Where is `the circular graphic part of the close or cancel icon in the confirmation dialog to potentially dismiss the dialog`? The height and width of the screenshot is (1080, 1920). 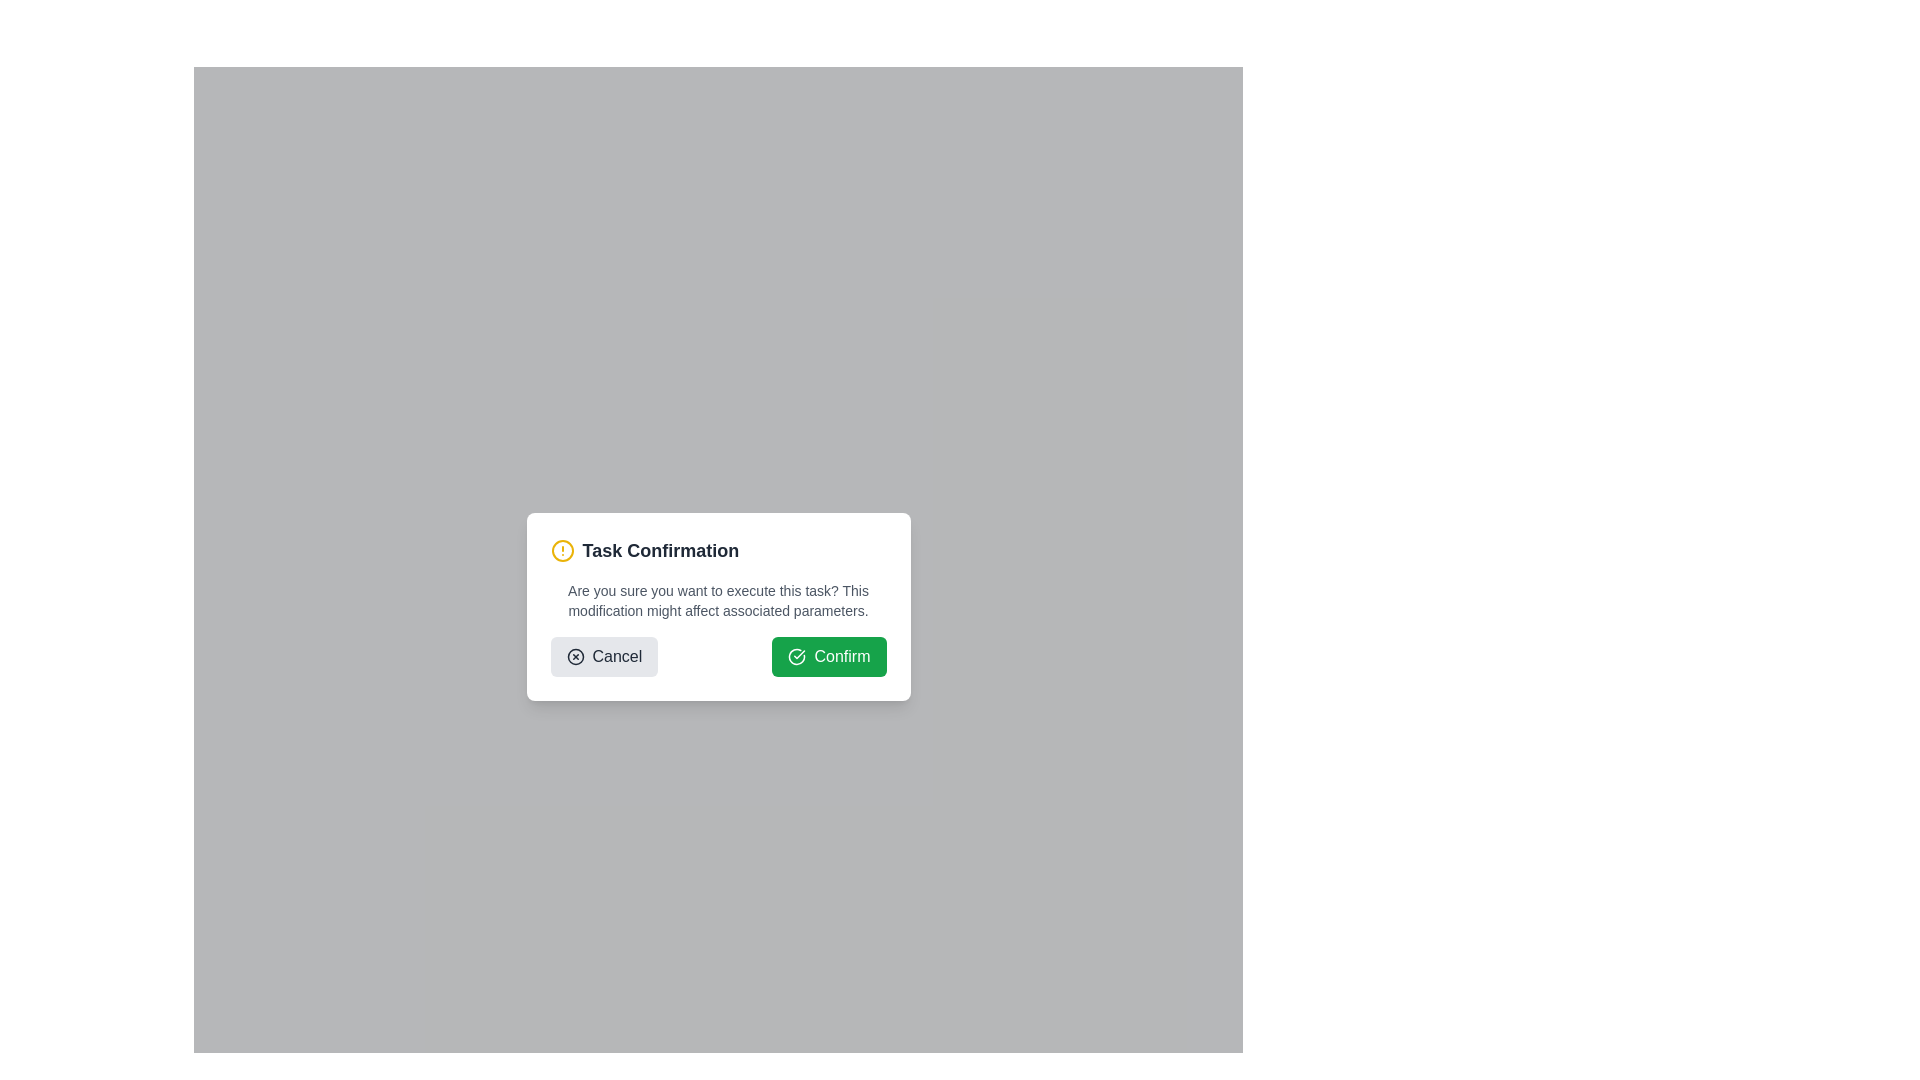 the circular graphic part of the close or cancel icon in the confirmation dialog to potentially dismiss the dialog is located at coordinates (574, 656).